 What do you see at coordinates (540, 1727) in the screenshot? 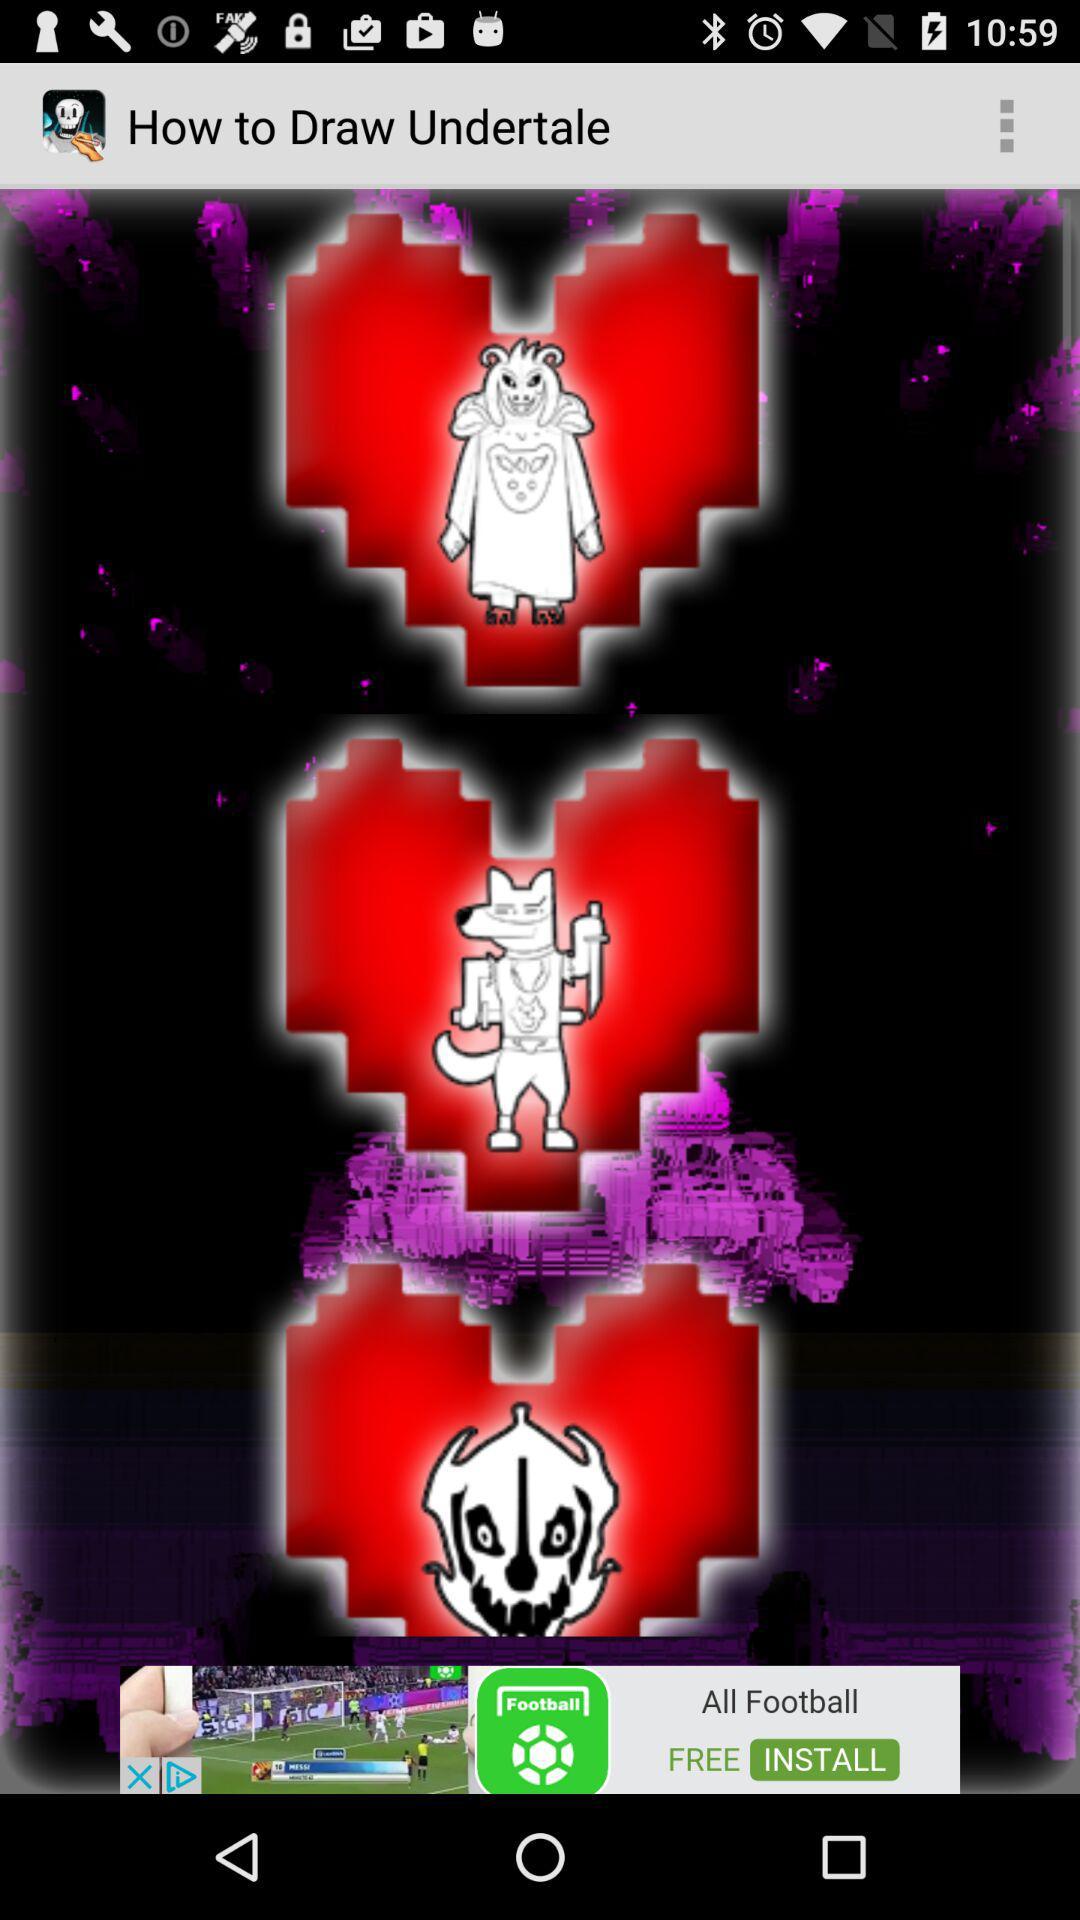
I see `the option` at bounding box center [540, 1727].